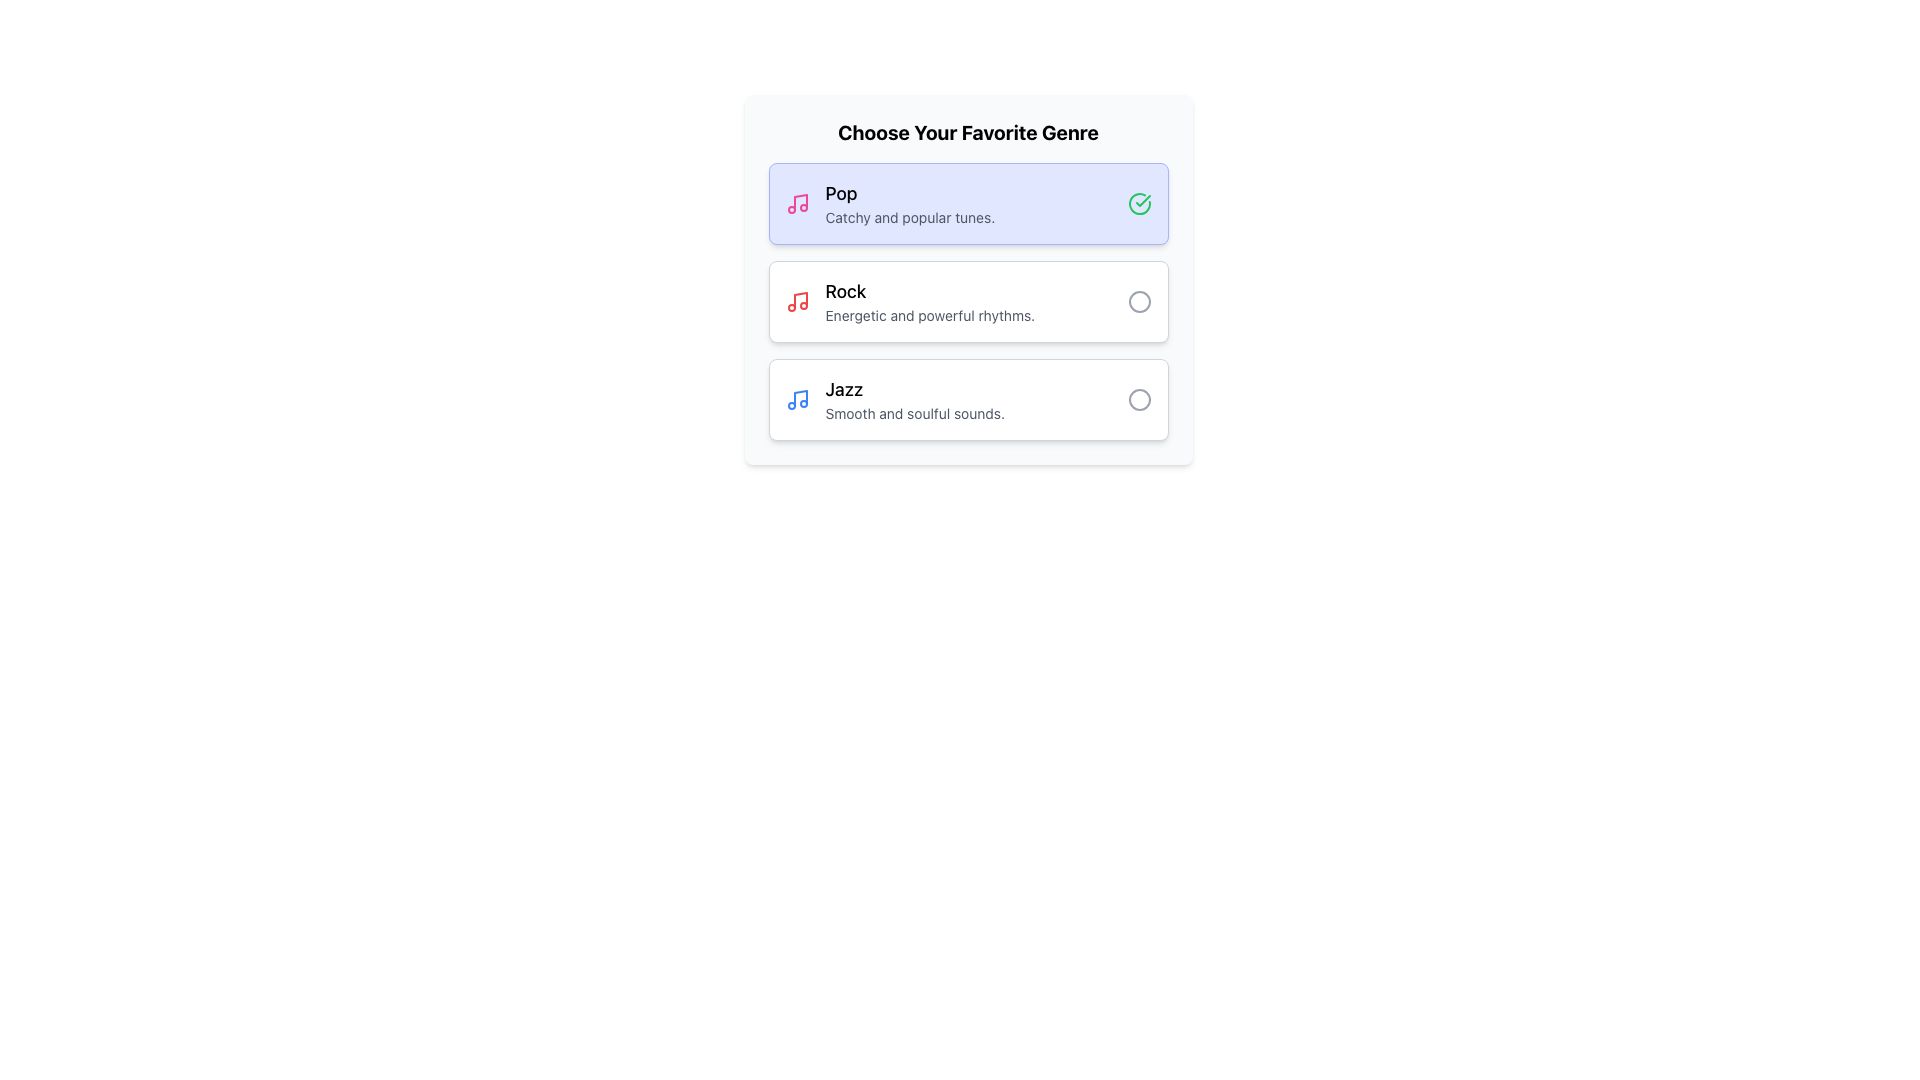 The height and width of the screenshot is (1080, 1920). I want to click on the Text Group that describes the 'Jazz' genre, which is the third item in a vertical list of genre selectors, so click(976, 400).